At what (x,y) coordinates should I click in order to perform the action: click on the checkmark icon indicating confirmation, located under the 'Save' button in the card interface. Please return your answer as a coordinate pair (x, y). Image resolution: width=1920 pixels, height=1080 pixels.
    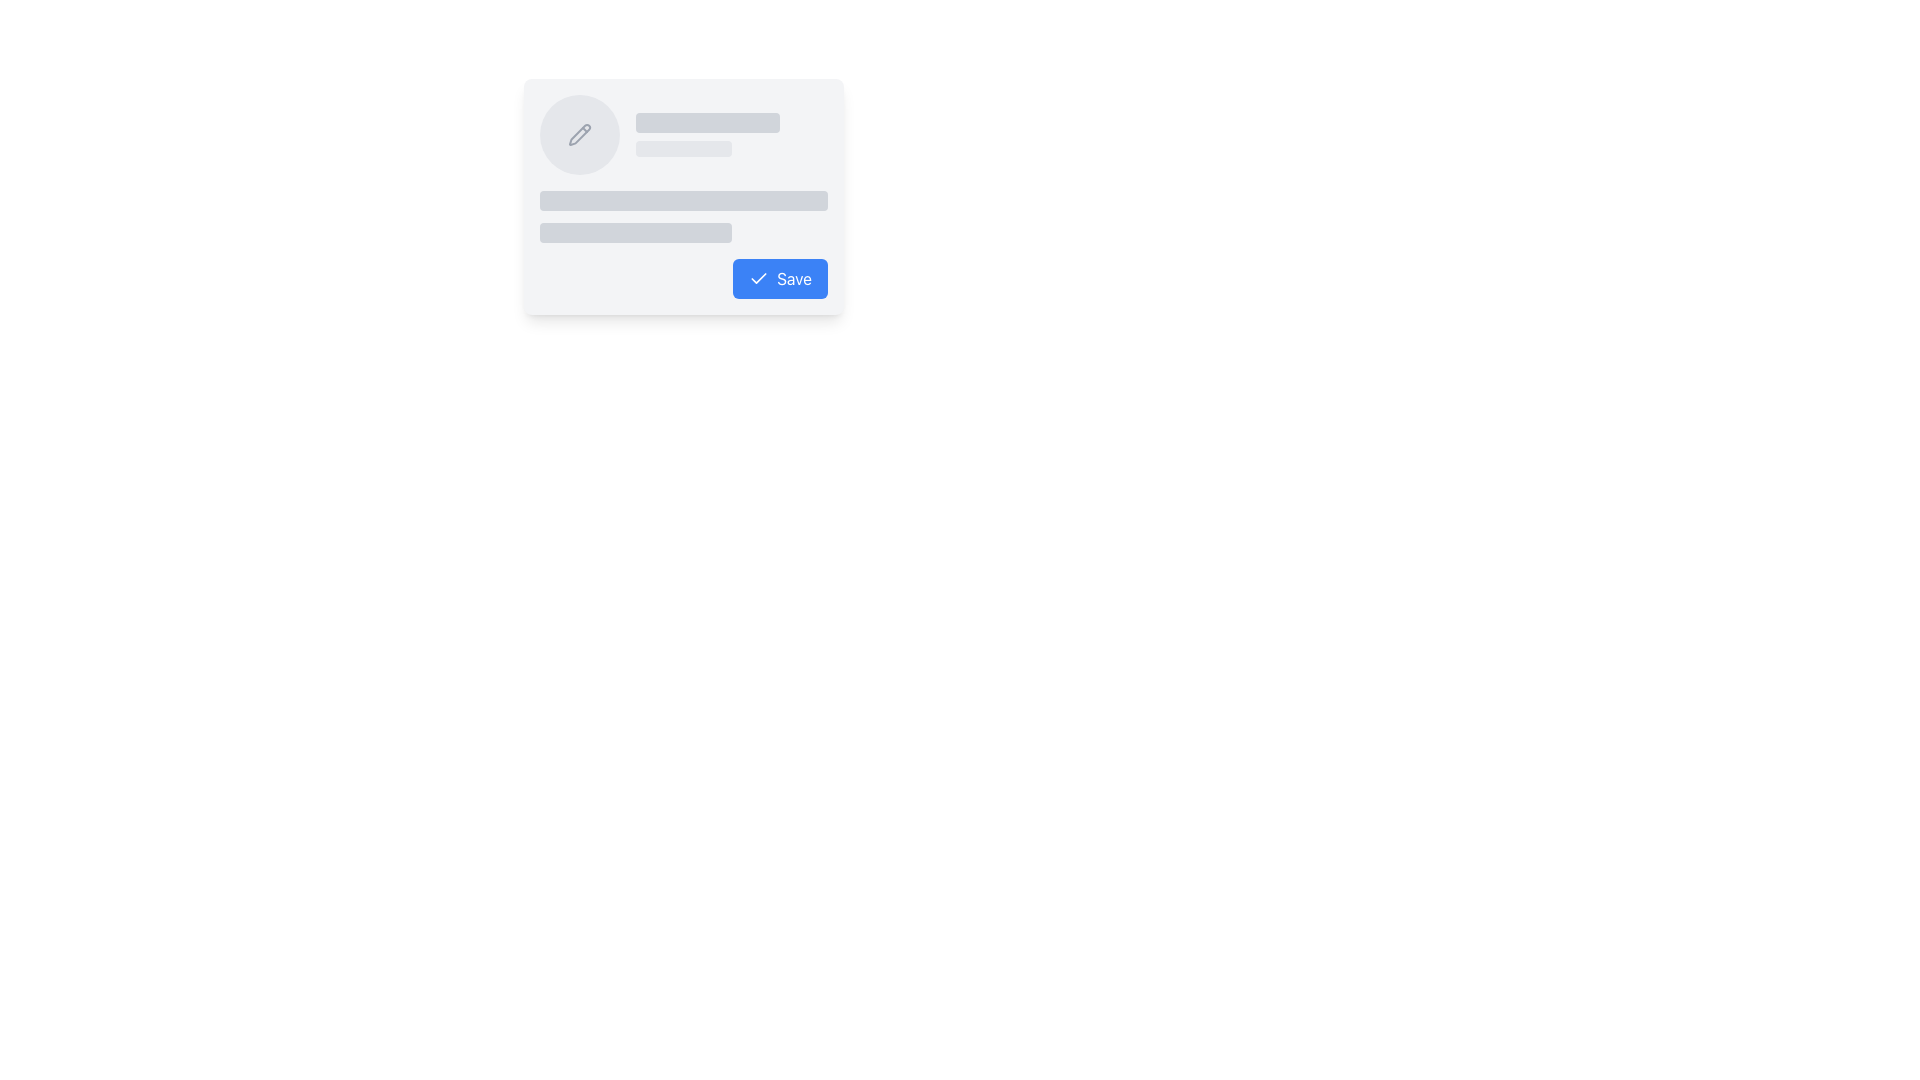
    Looking at the image, I should click on (757, 278).